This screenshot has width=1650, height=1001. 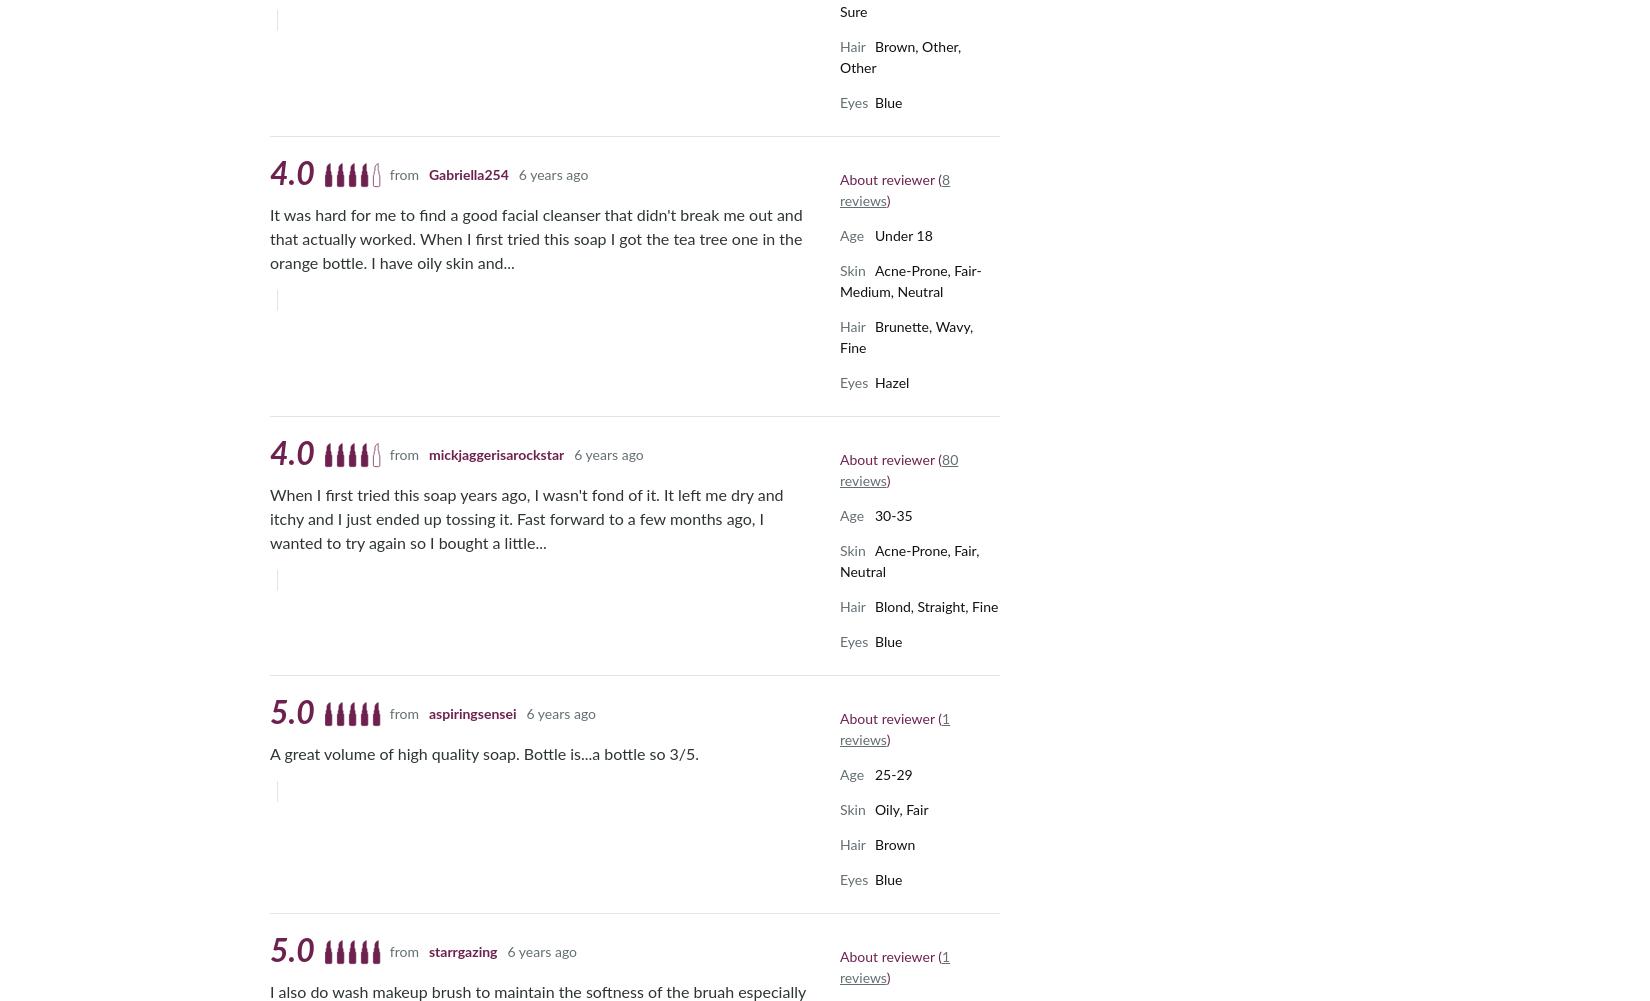 What do you see at coordinates (525, 518) in the screenshot?
I see `'When I first tried this soap years ago, I wasn't fond of it. It left me dry and itchy and I just ended up tossing it. Fast forward to a few months ago, I wanted to try again so I bought a little...'` at bounding box center [525, 518].